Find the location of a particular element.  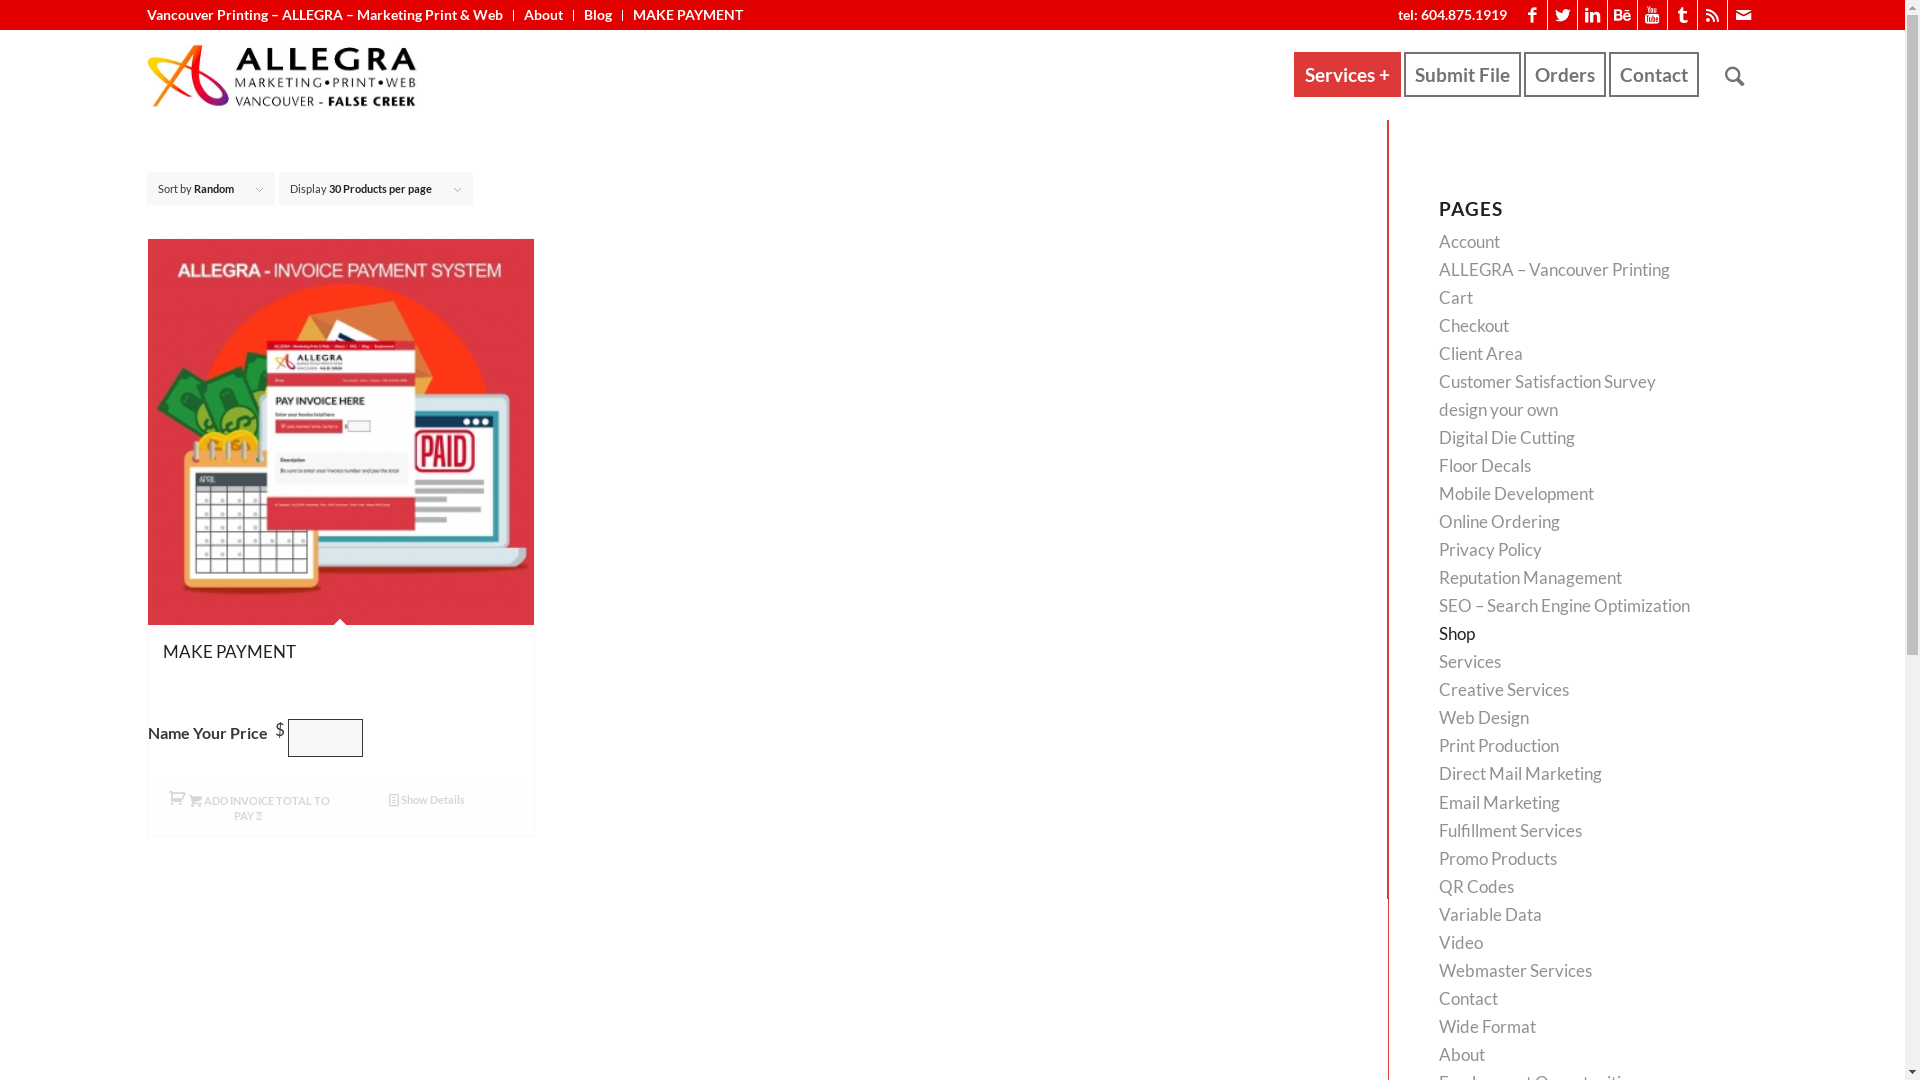

'Shop' is located at coordinates (1457, 633).